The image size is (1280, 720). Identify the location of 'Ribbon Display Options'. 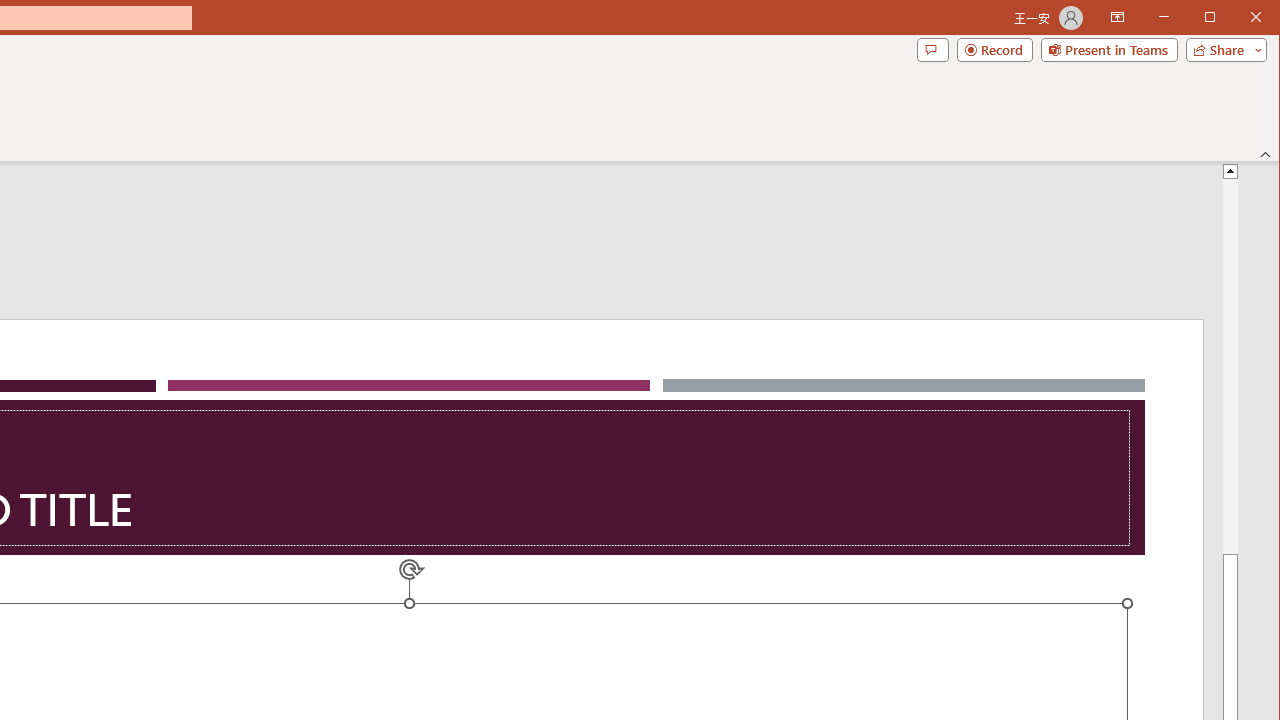
(1116, 18).